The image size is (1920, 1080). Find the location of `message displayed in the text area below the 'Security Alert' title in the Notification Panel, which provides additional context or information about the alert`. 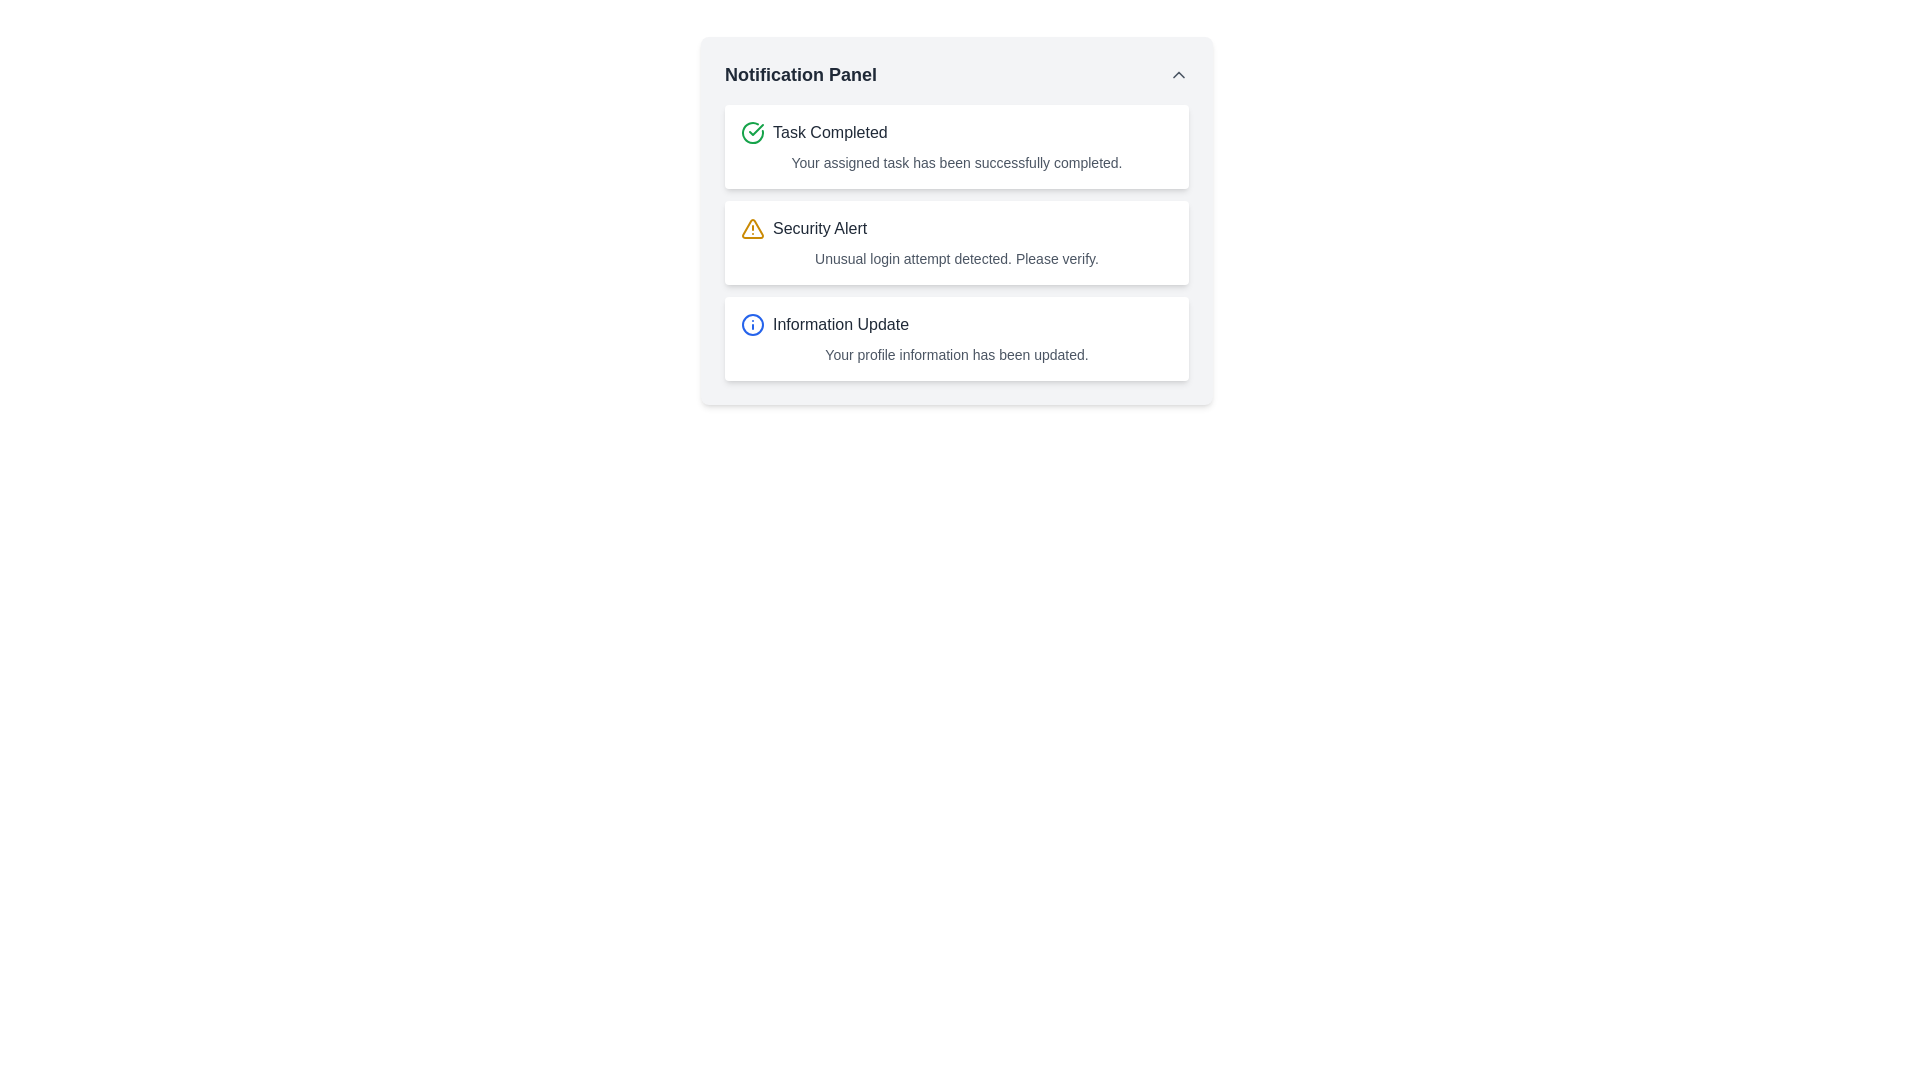

message displayed in the text area below the 'Security Alert' title in the Notification Panel, which provides additional context or information about the alert is located at coordinates (955, 257).